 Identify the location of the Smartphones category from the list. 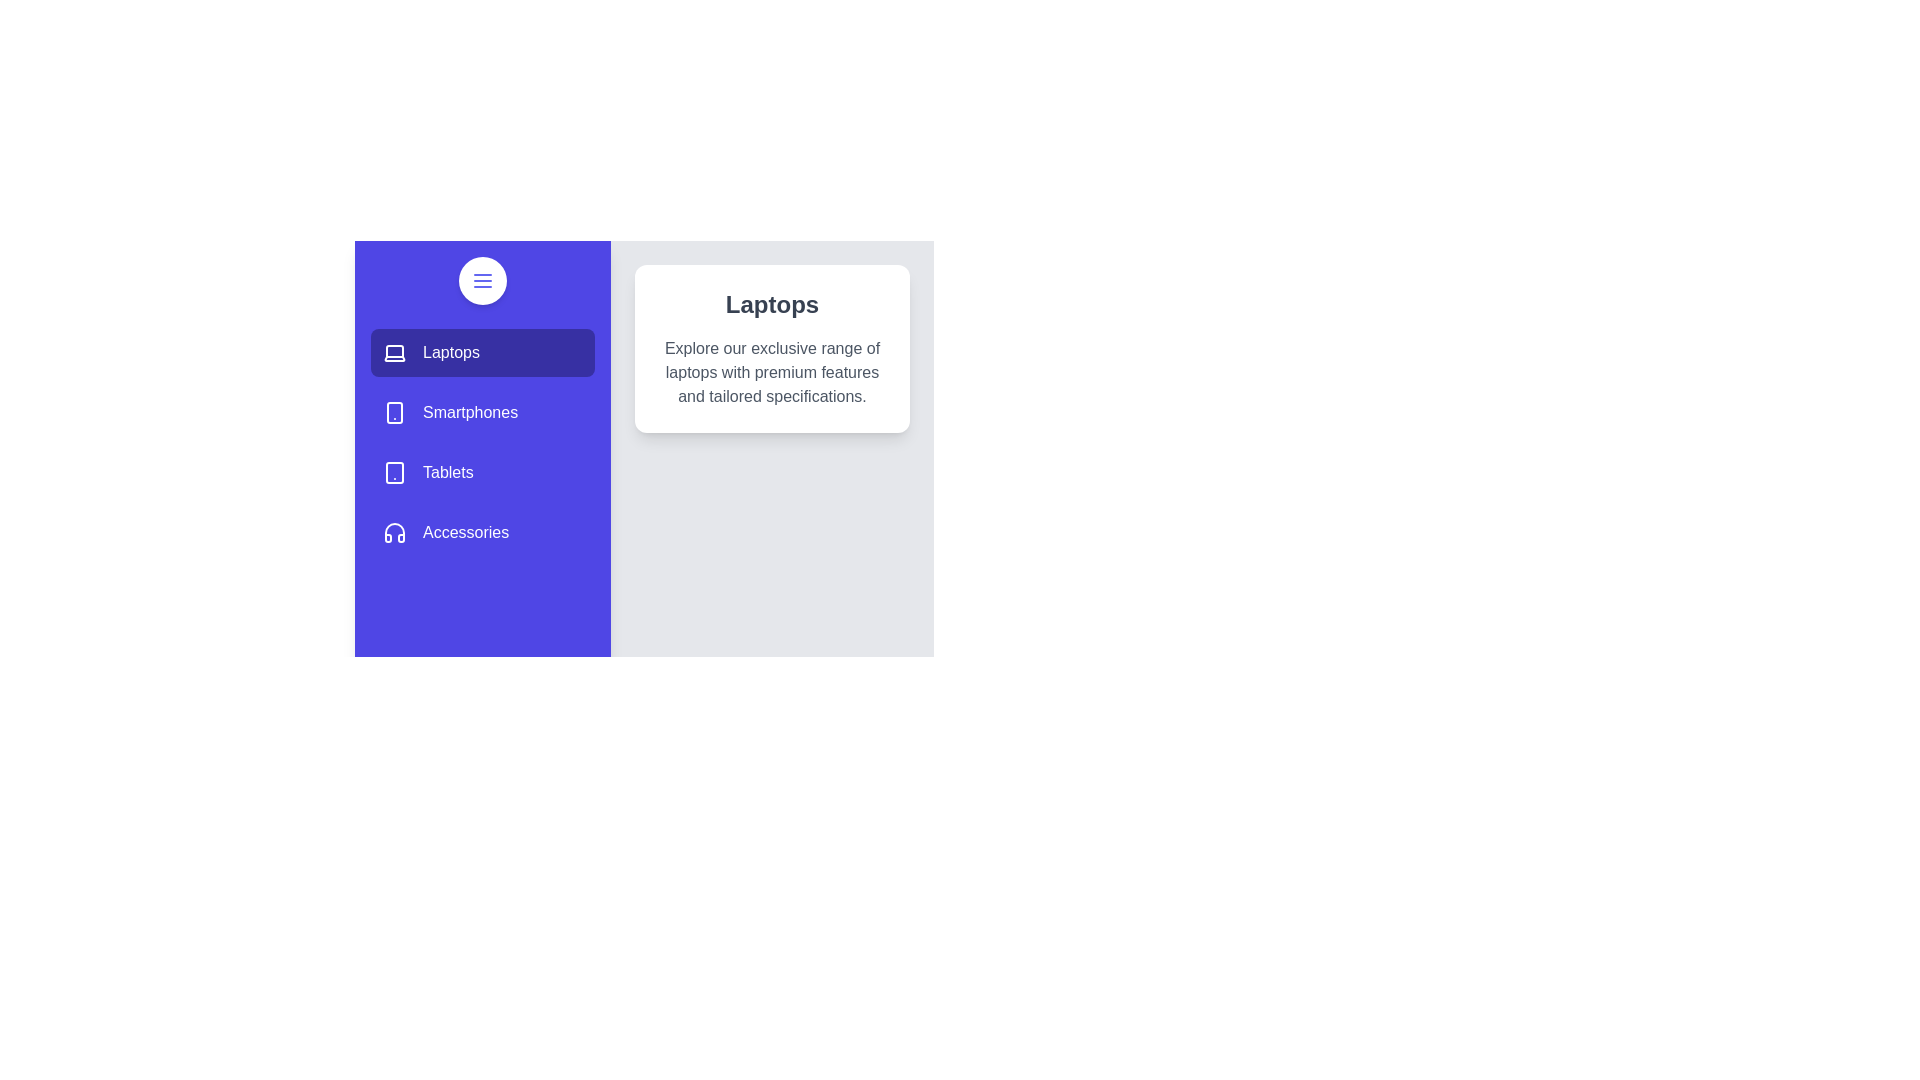
(483, 411).